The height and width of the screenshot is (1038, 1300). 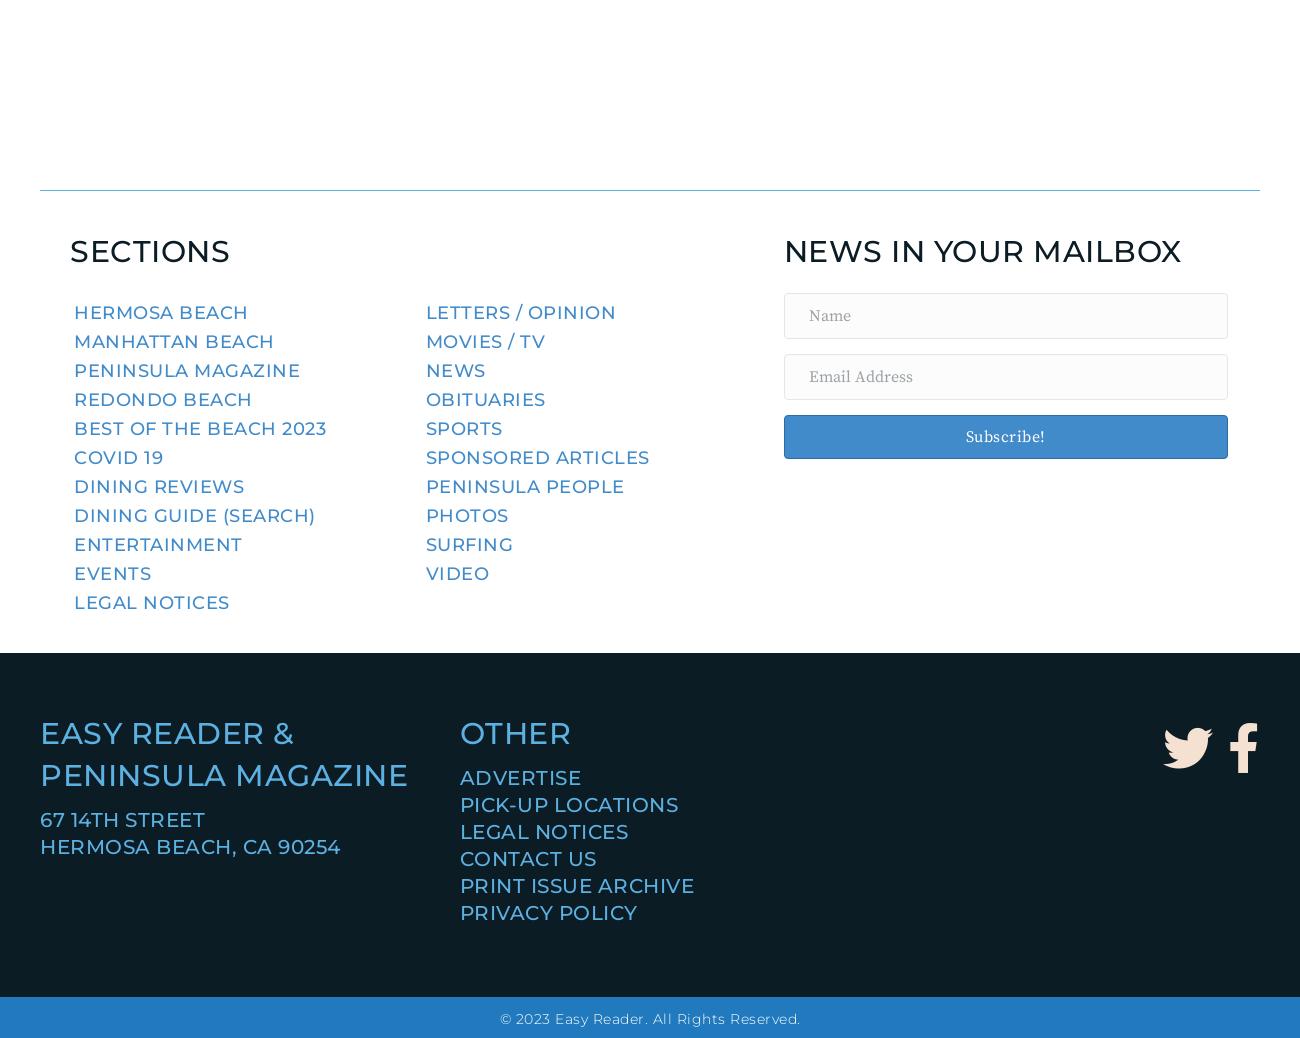 What do you see at coordinates (575, 886) in the screenshot?
I see `'Print Issue Archive'` at bounding box center [575, 886].